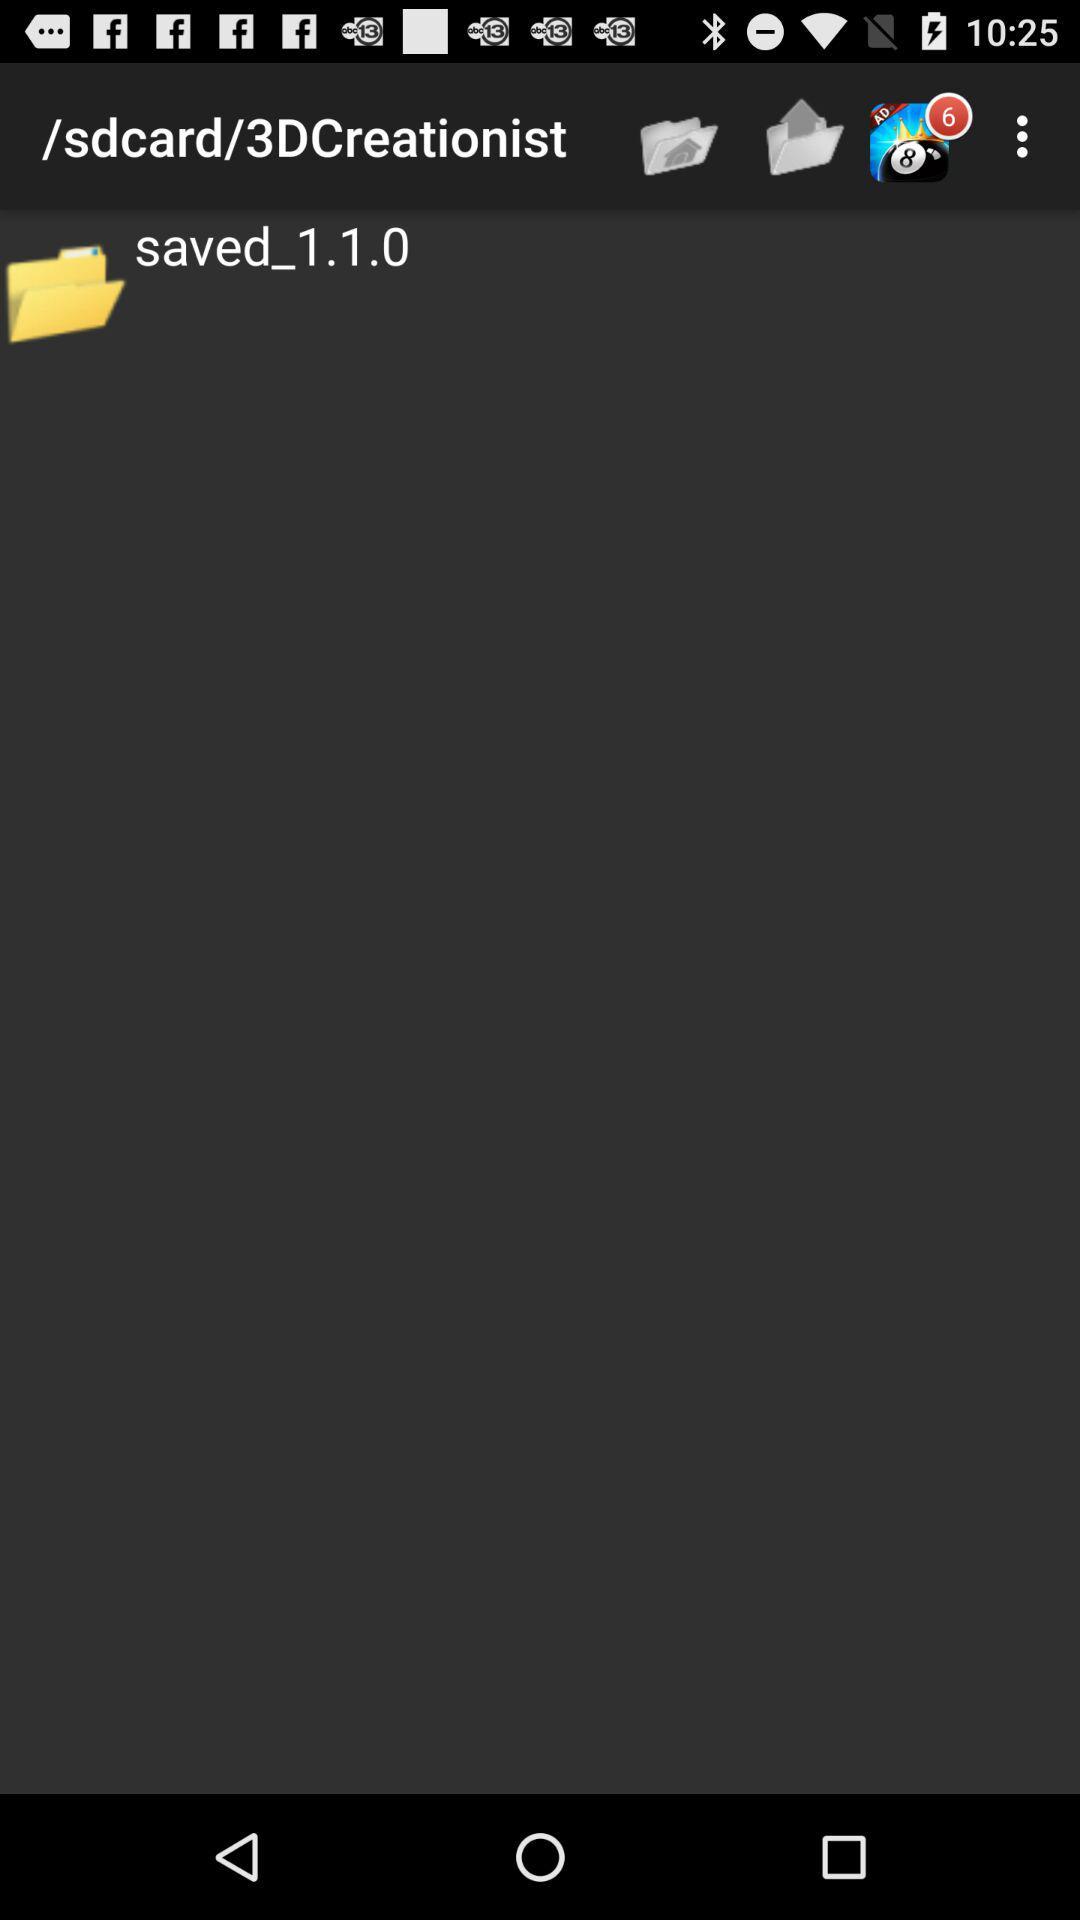  What do you see at coordinates (1027, 135) in the screenshot?
I see `icon above the saved_1.1.0 app` at bounding box center [1027, 135].